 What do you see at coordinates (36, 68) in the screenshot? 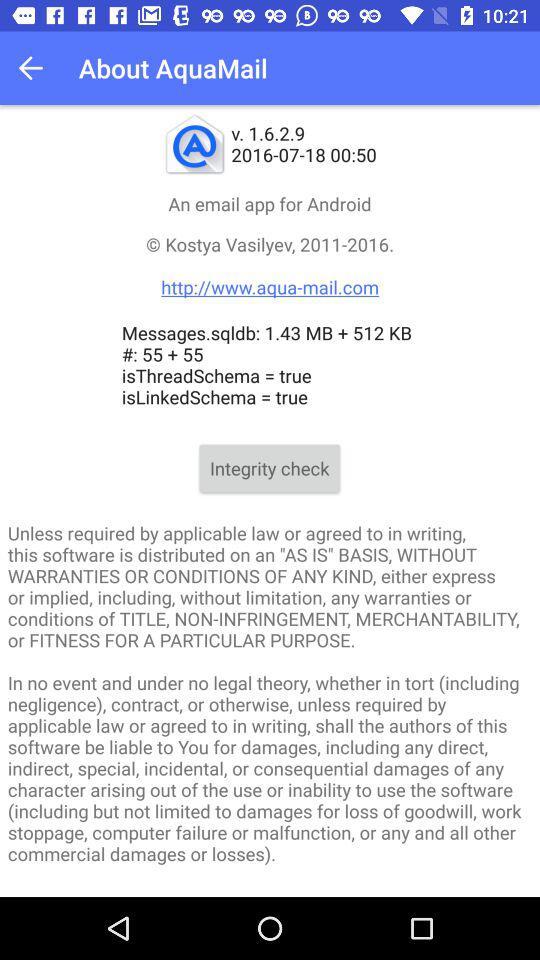
I see `the app to the left of about aquamail icon` at bounding box center [36, 68].